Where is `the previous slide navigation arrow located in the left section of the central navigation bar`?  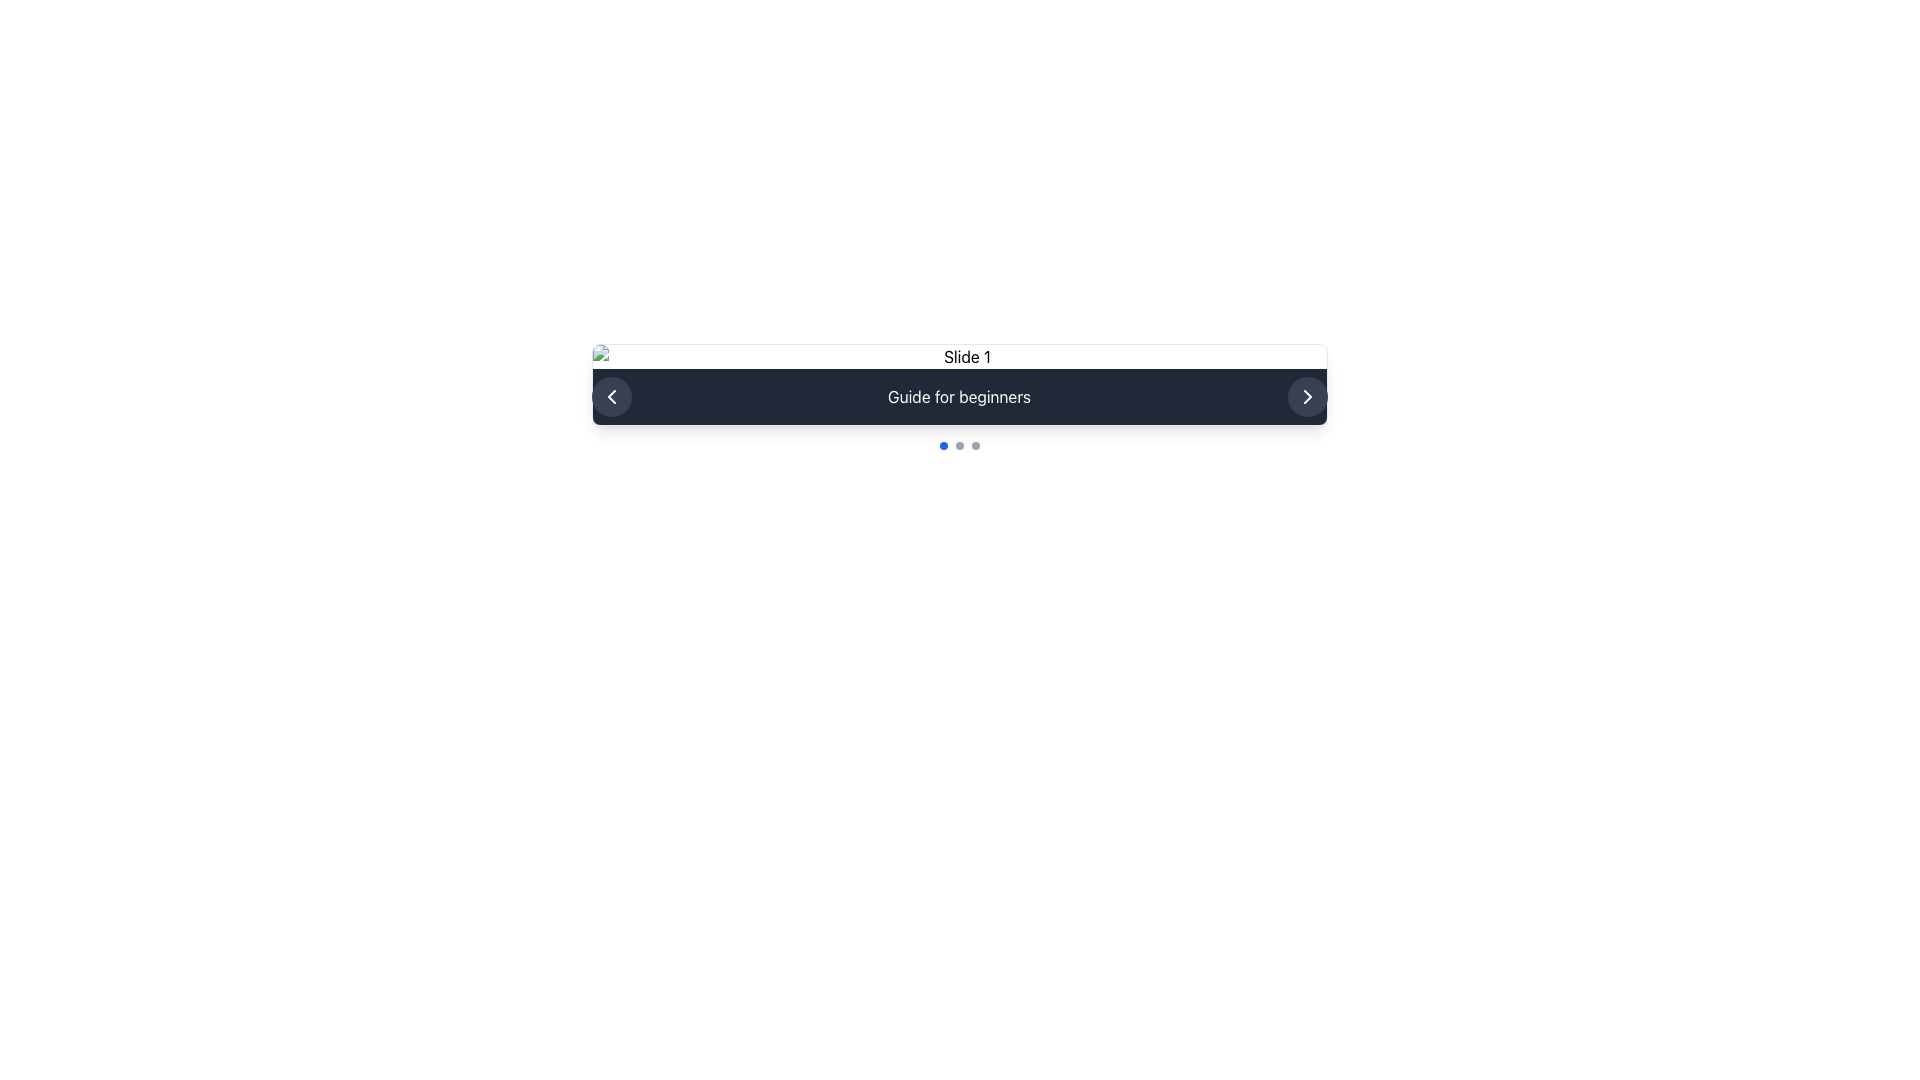
the previous slide navigation arrow located in the left section of the central navigation bar is located at coordinates (610, 397).